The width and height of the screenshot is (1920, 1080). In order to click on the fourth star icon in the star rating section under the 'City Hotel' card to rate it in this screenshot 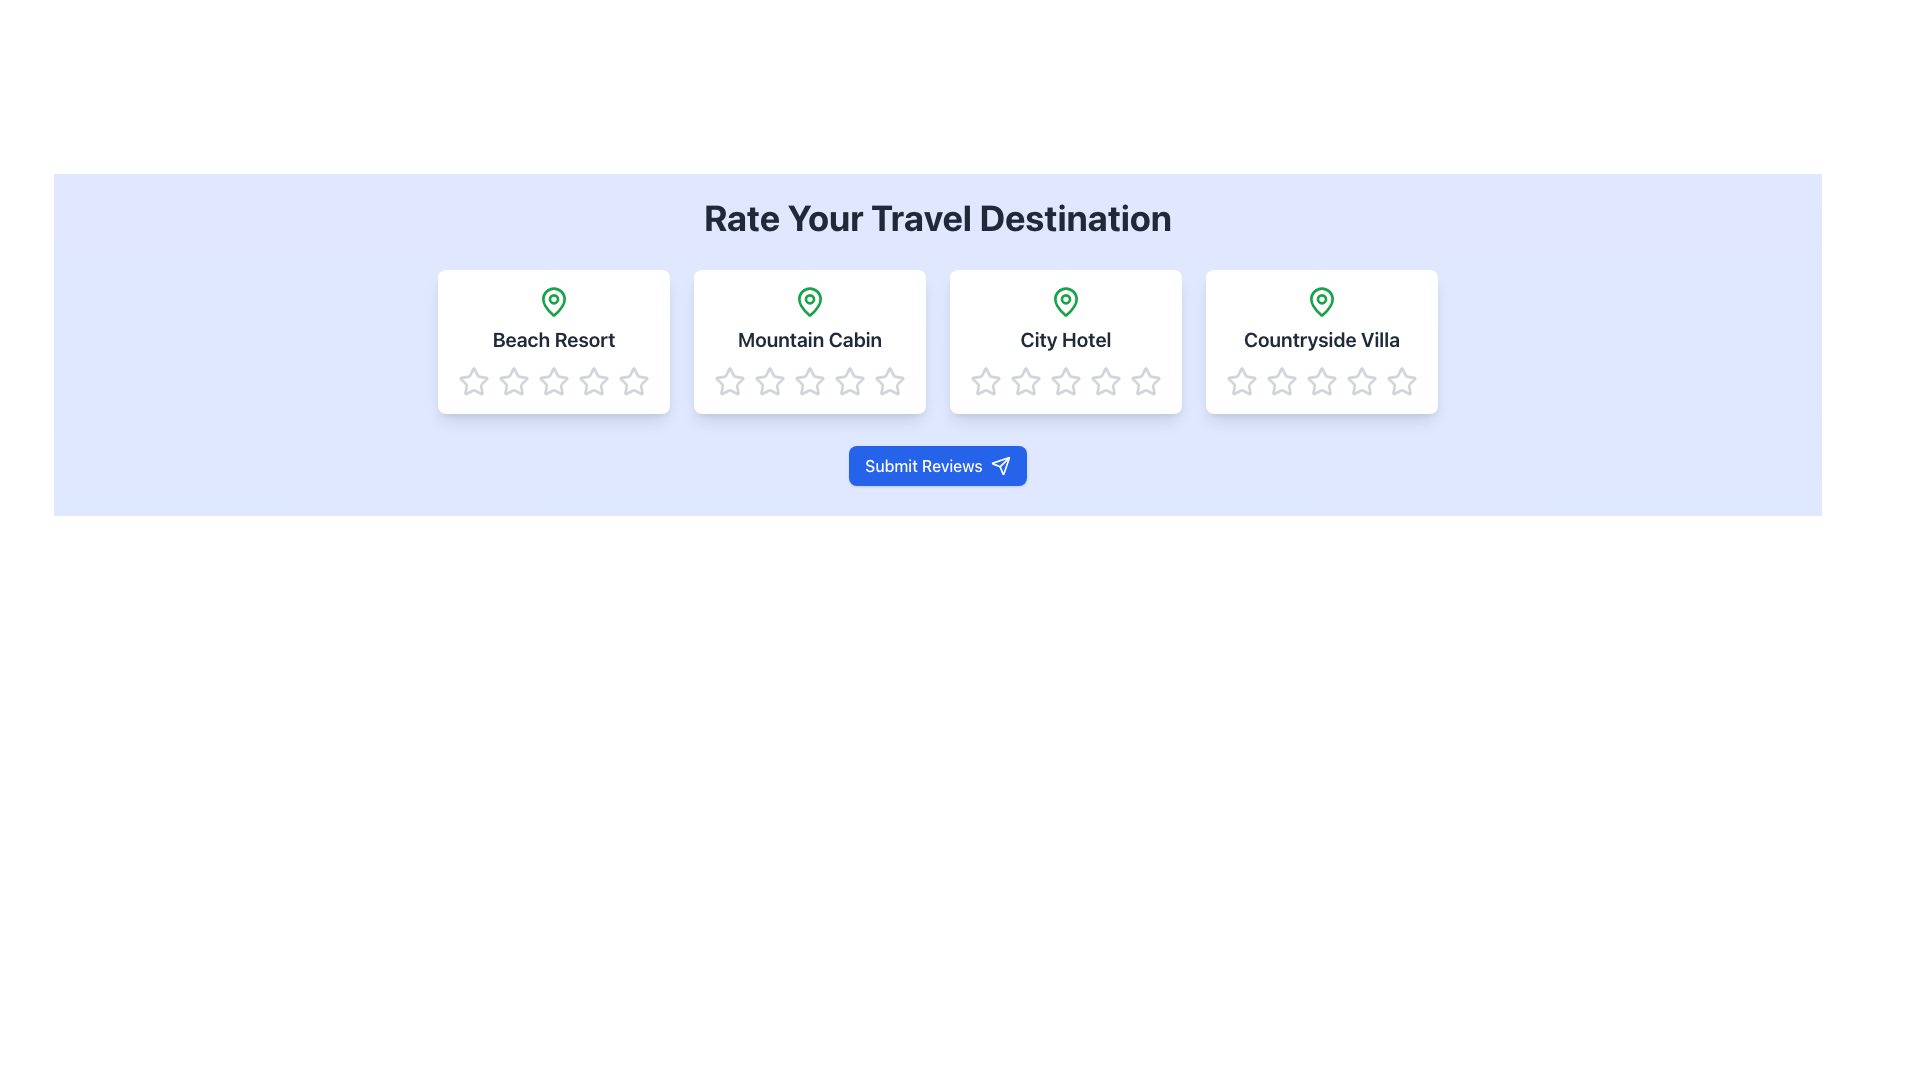, I will do `click(1146, 381)`.